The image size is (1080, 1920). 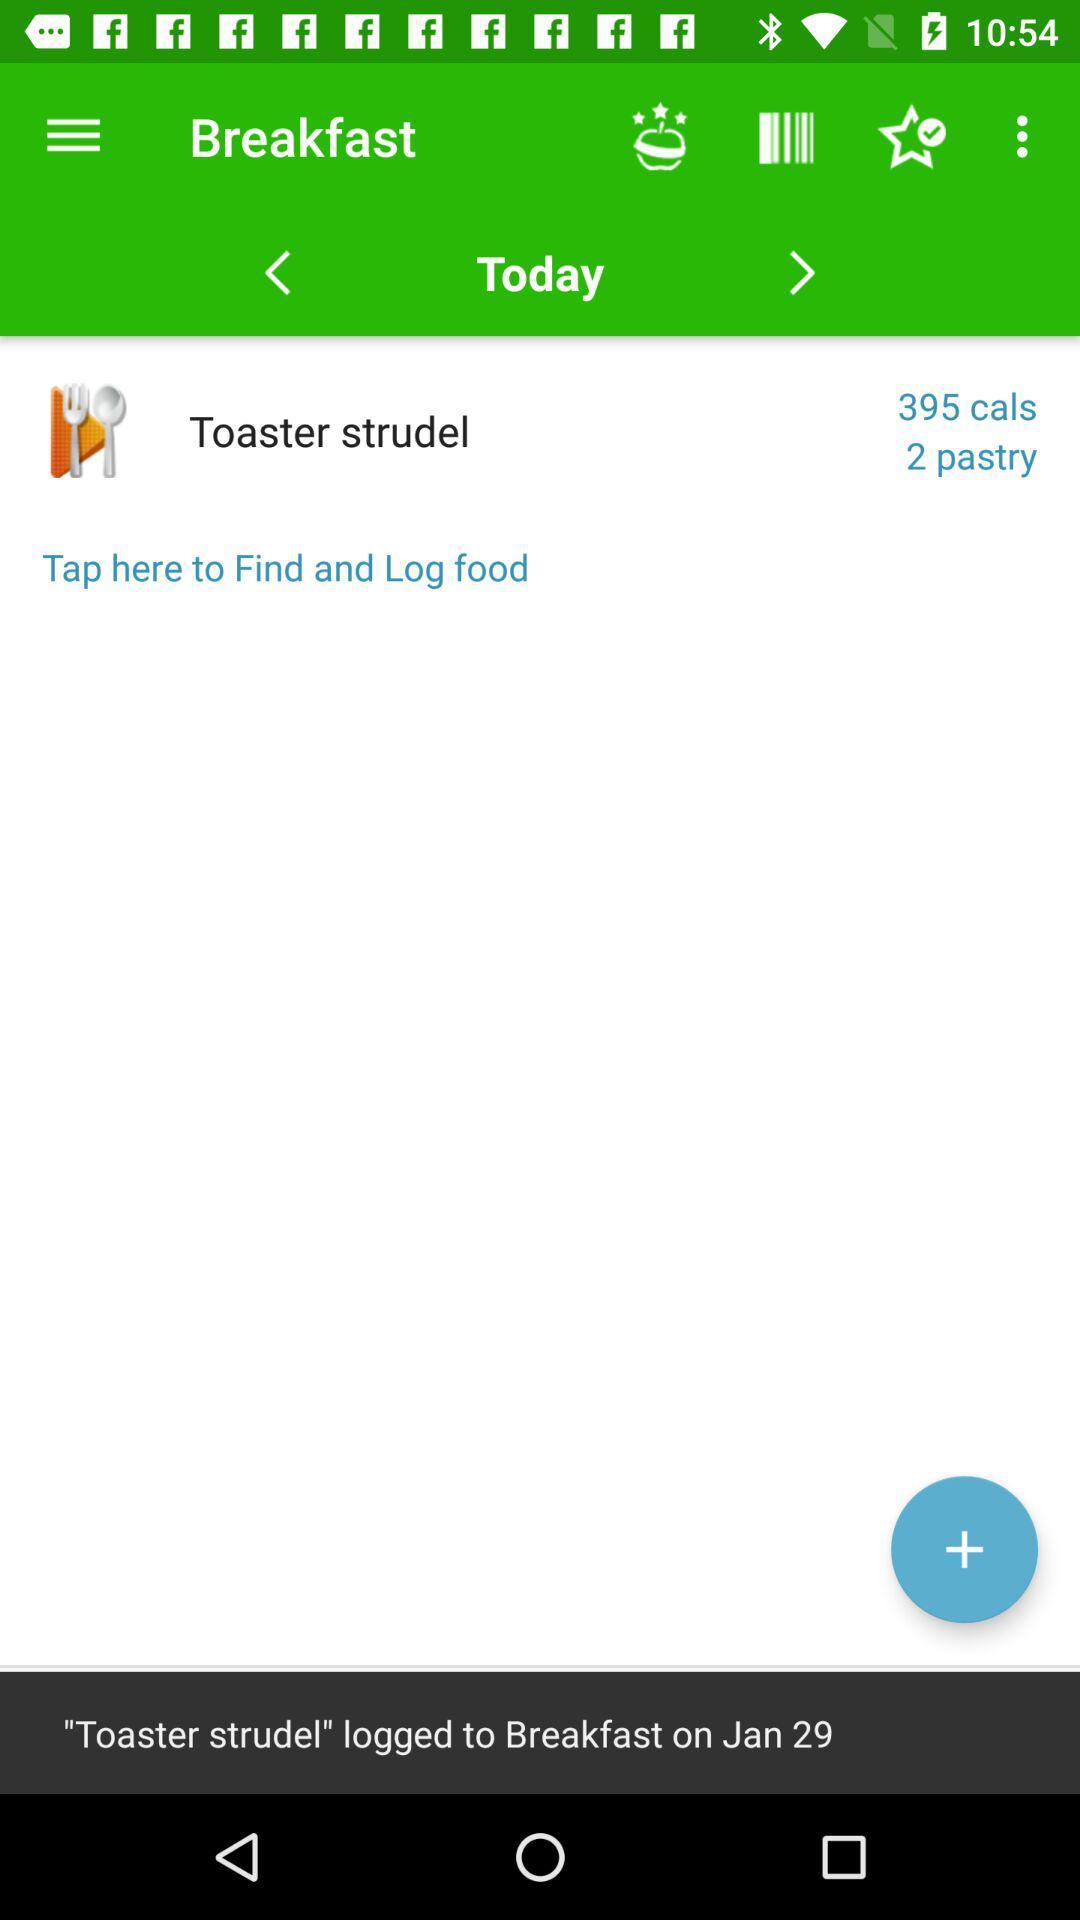 I want to click on the arrow_forward icon, so click(x=801, y=272).